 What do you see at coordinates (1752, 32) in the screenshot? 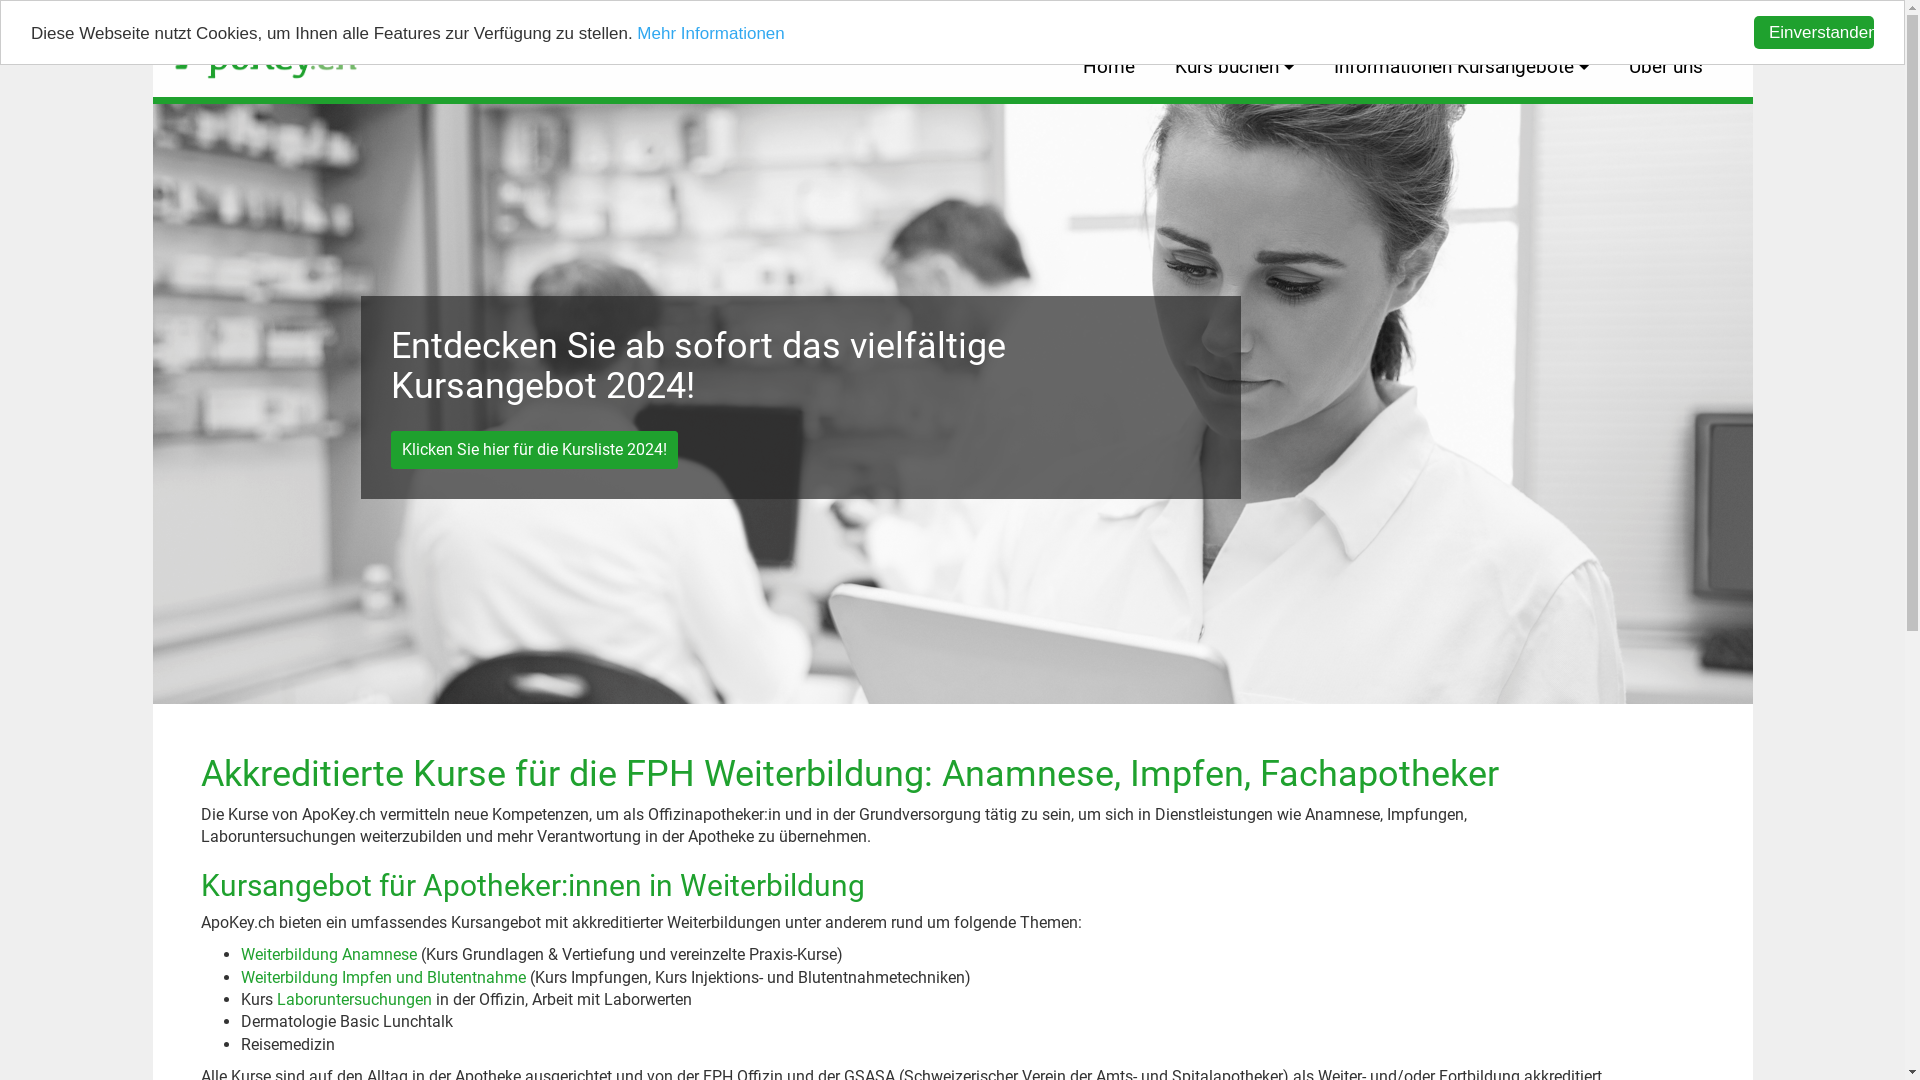
I see `'Einverstanden!'` at bounding box center [1752, 32].